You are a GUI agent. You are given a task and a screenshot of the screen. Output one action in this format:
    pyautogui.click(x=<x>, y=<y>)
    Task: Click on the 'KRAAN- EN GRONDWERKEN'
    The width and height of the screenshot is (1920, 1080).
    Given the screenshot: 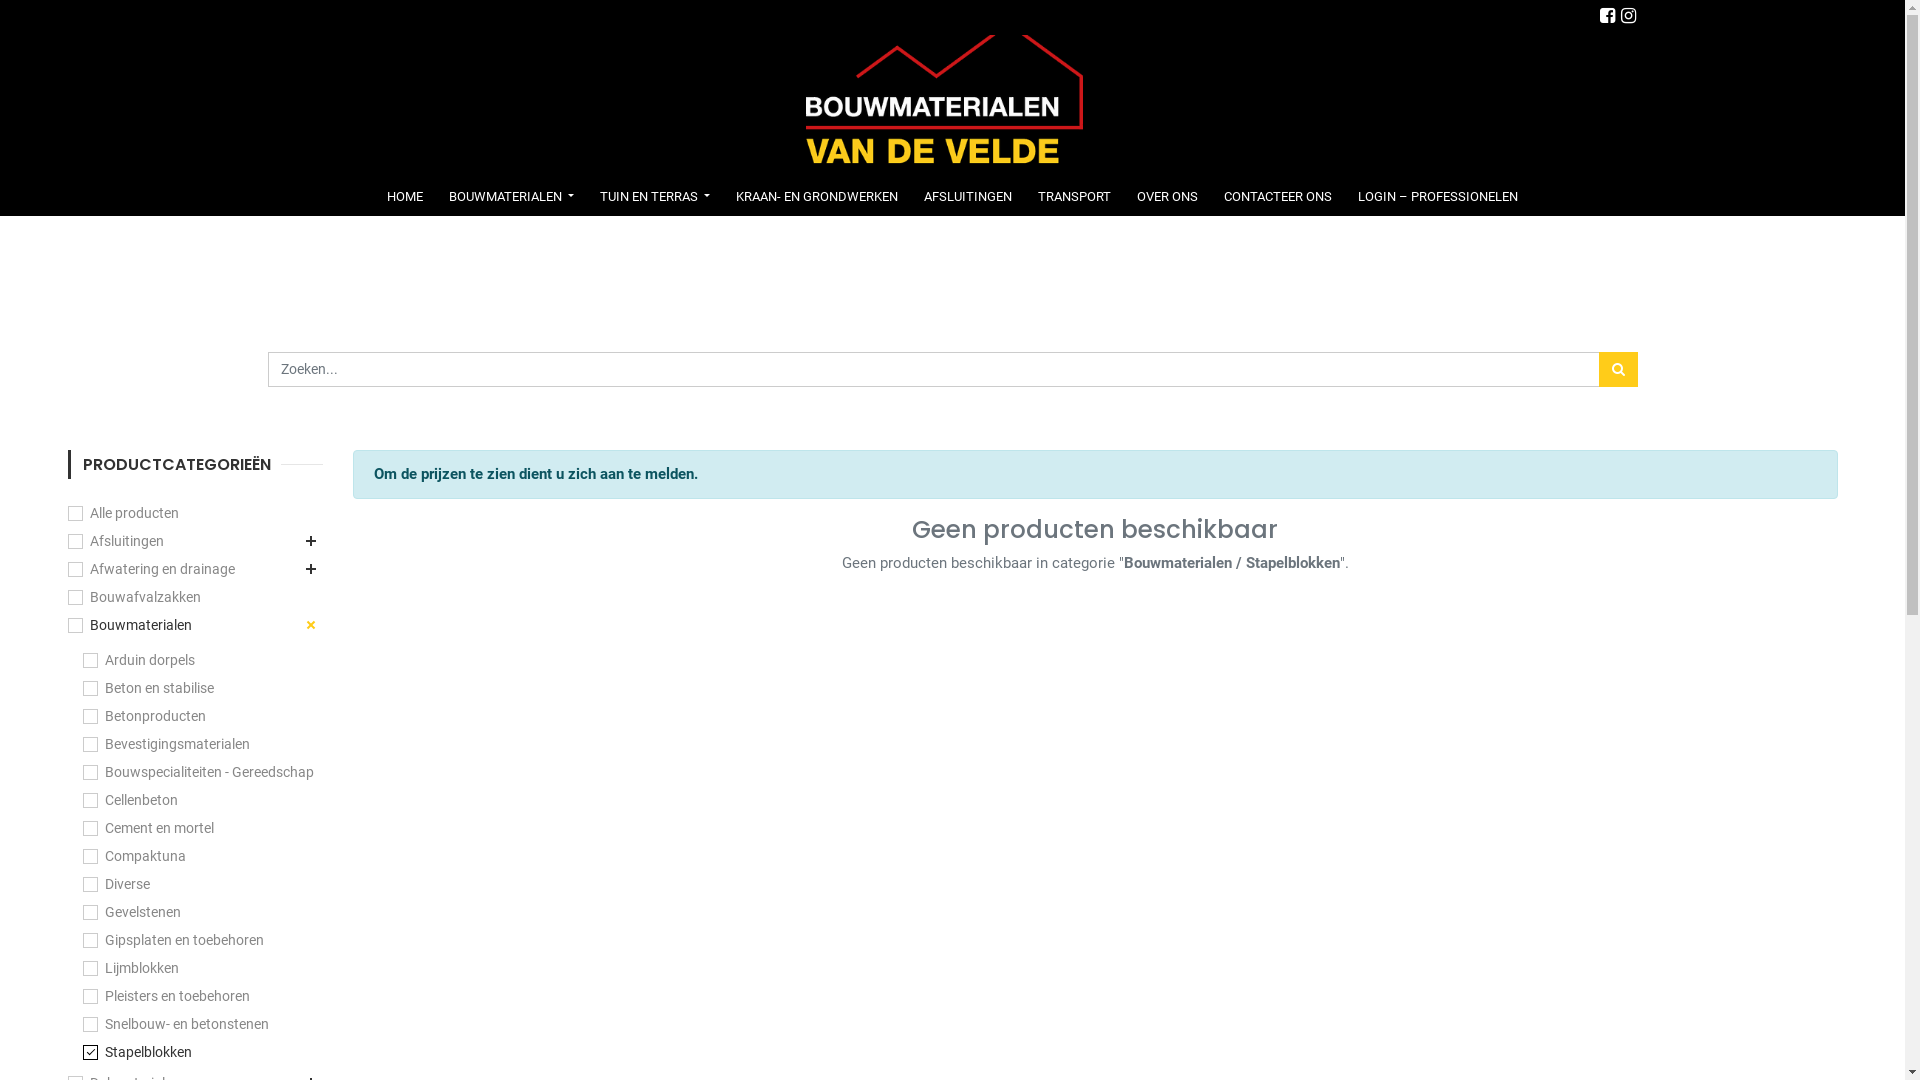 What is the action you would take?
    pyautogui.click(x=816, y=196)
    